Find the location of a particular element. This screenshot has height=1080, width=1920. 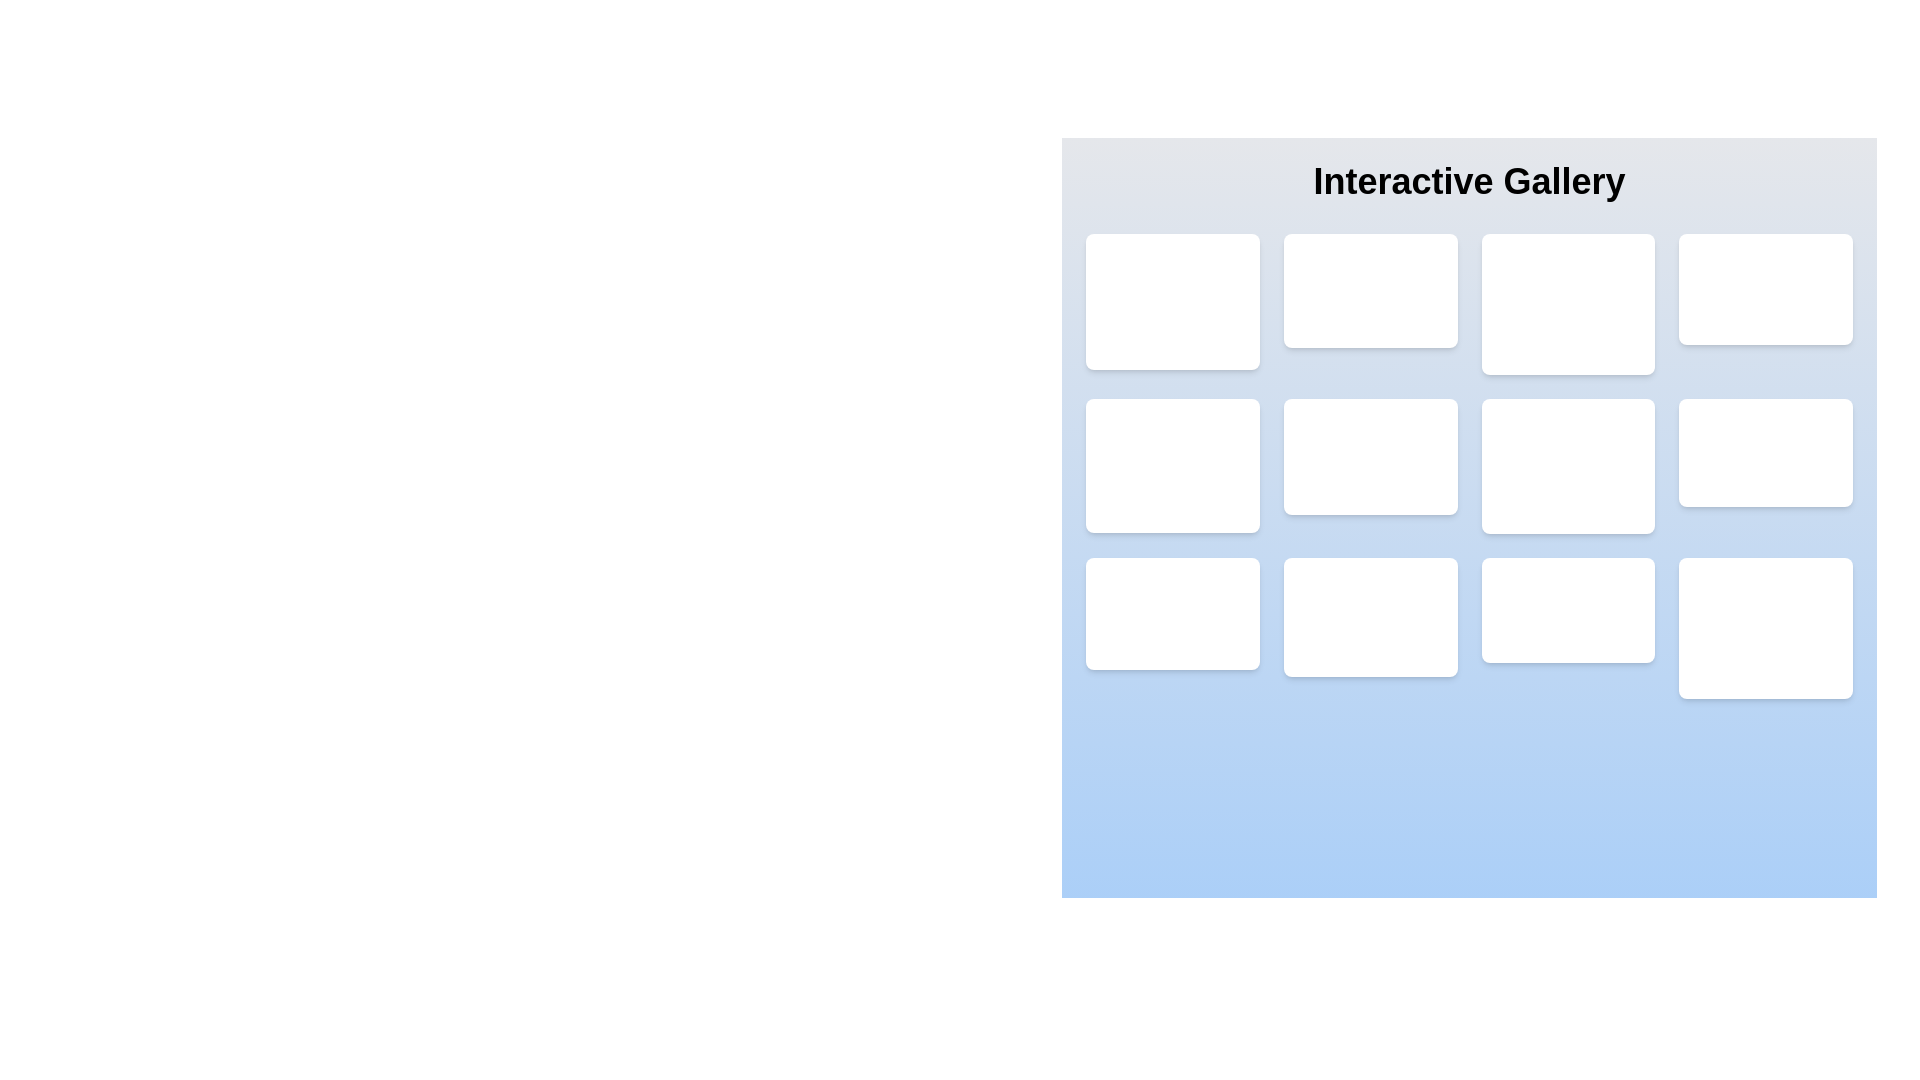

the second button in the horizontal sequence within the 'Interactive Gallery' section is located at coordinates (1393, 502).